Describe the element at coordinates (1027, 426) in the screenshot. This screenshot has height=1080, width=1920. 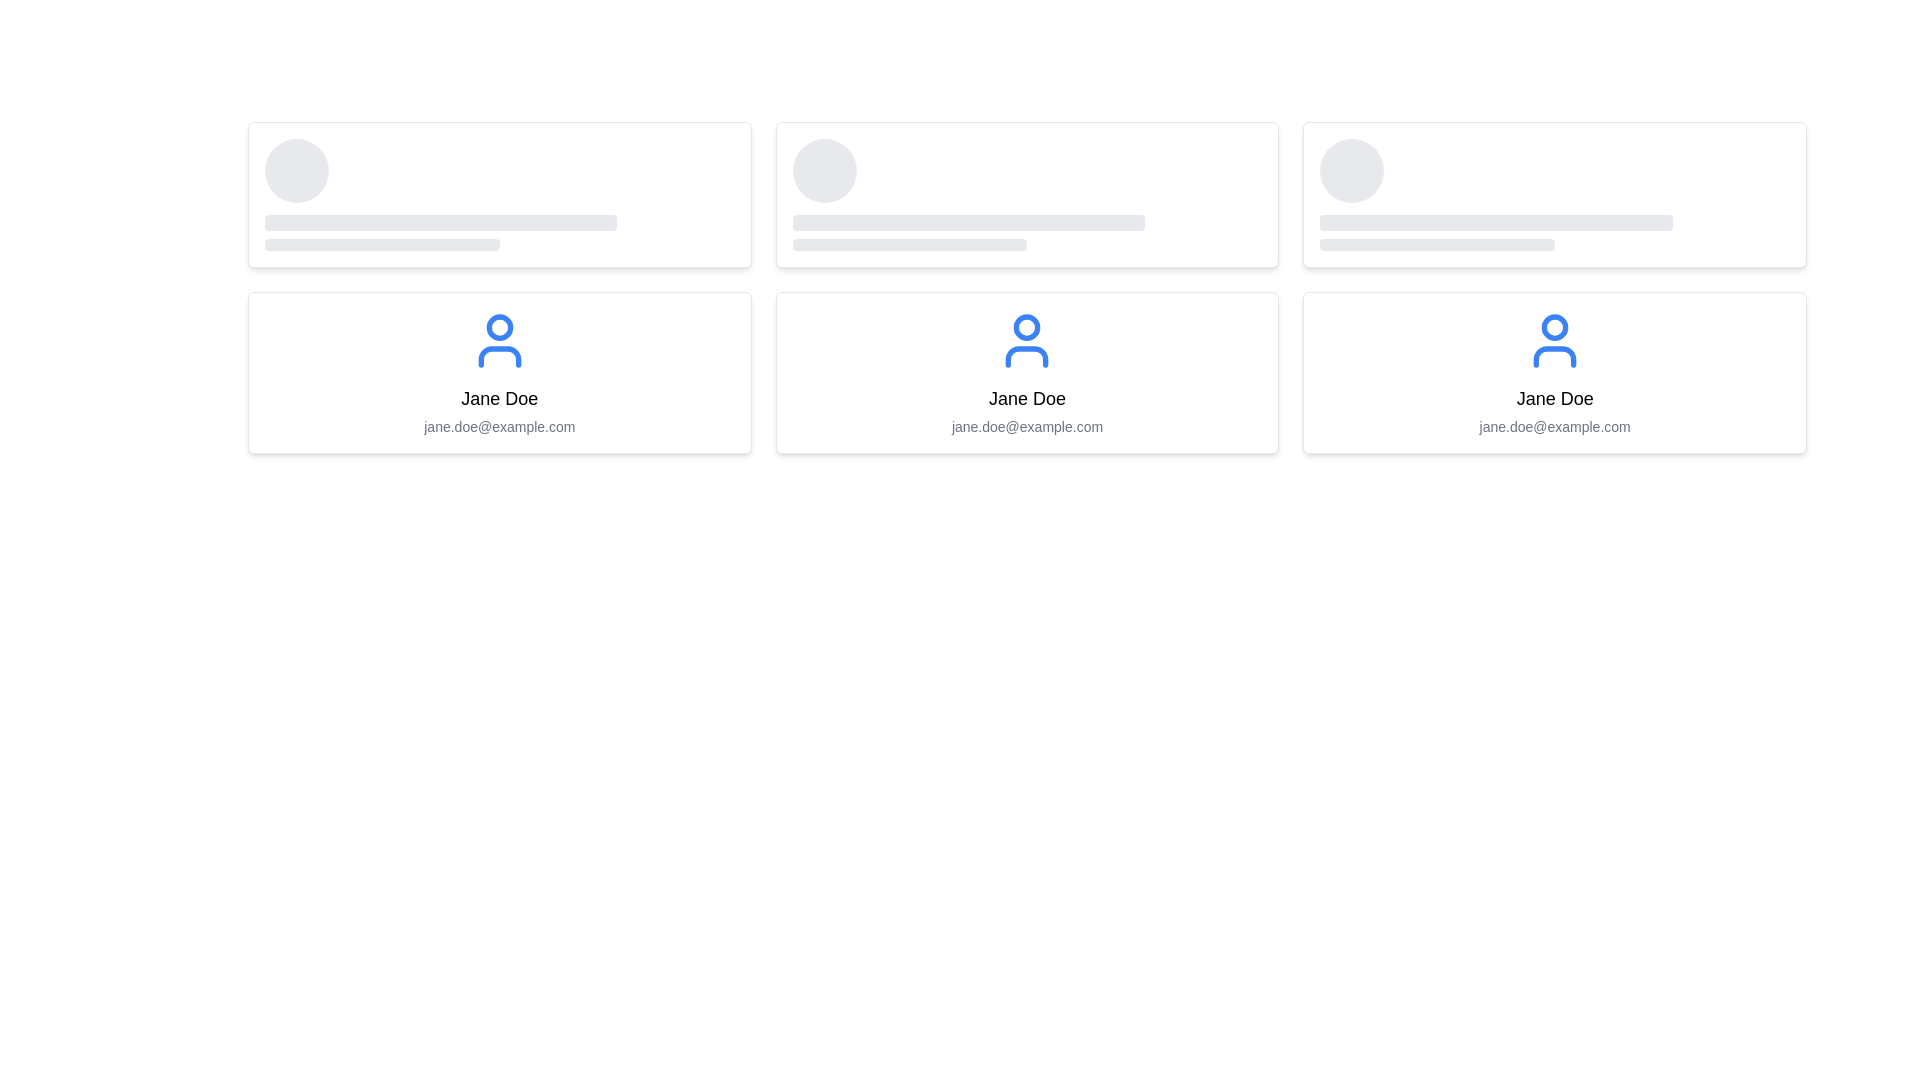
I see `email address text label belonging to user 'Jane Doe', which is positioned beneath the title text in the card layout` at that location.